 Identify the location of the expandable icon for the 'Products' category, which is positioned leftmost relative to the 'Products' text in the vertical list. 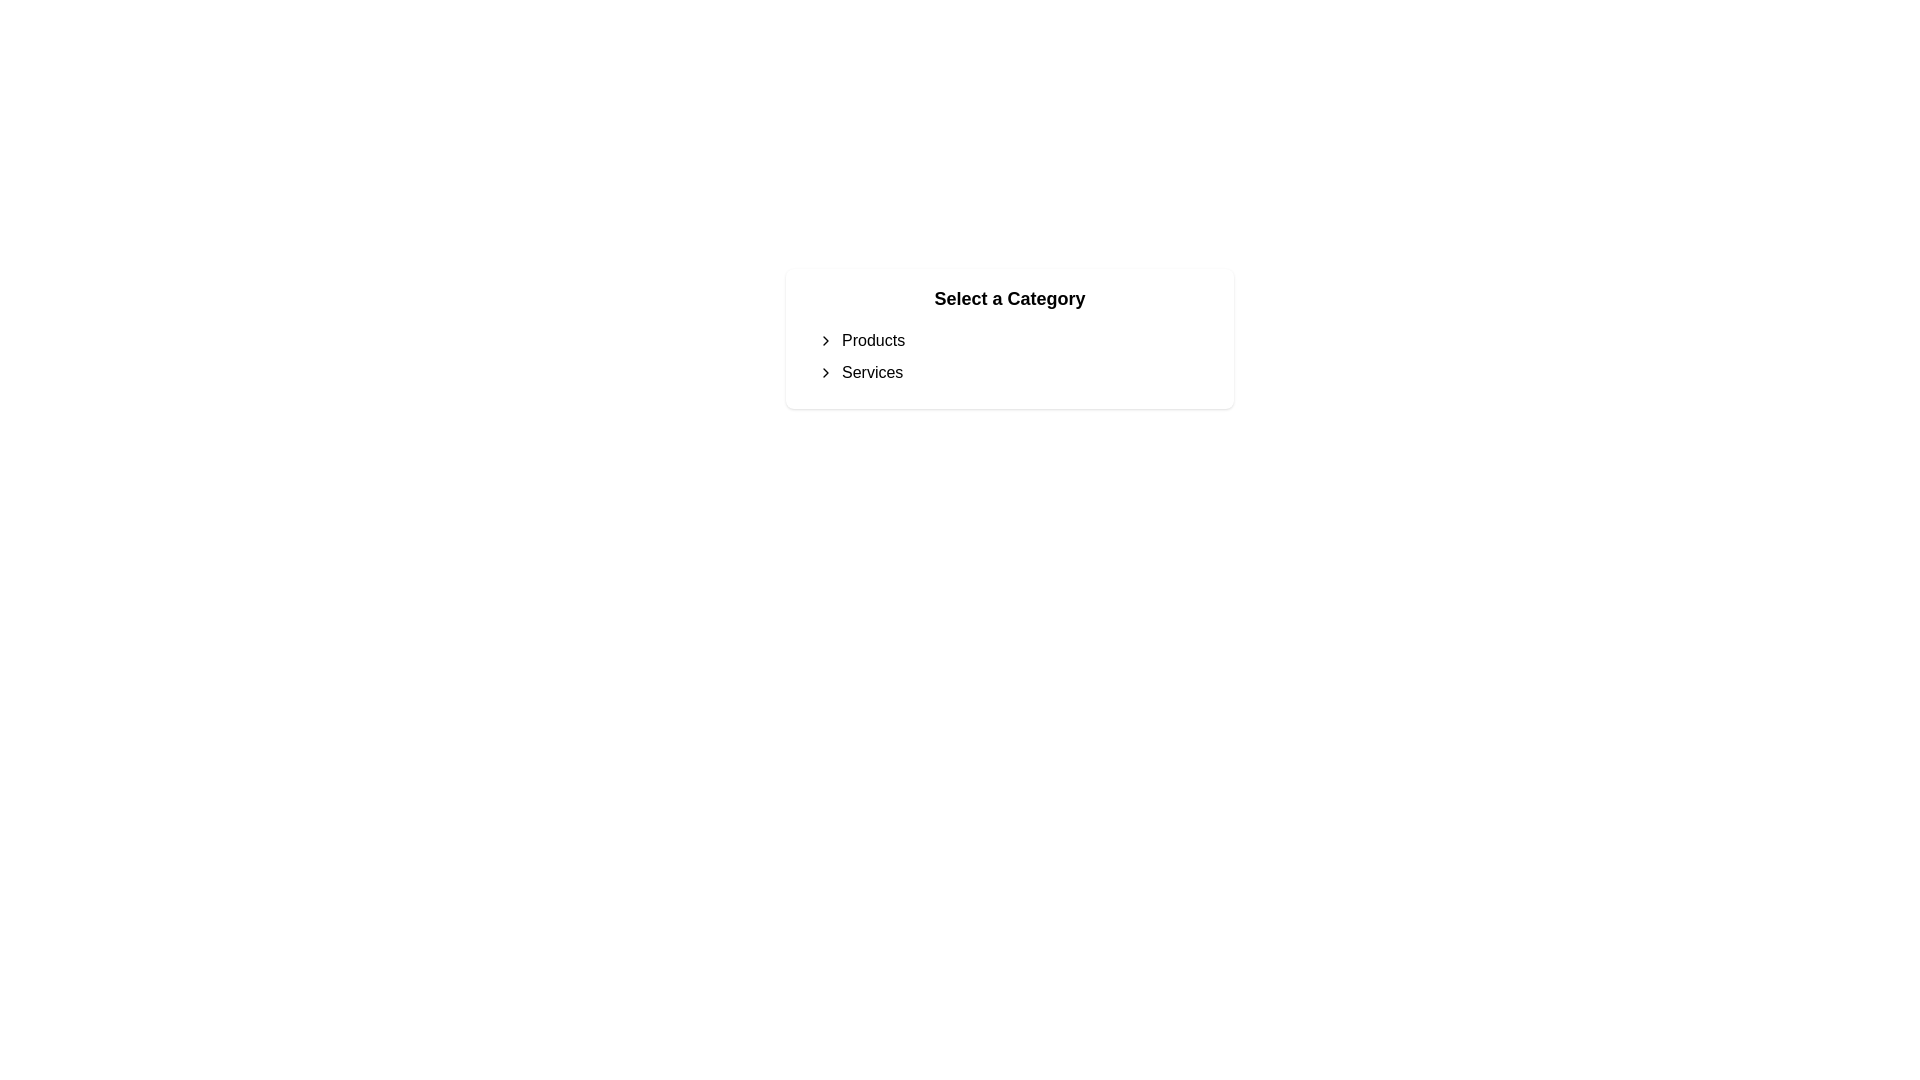
(825, 339).